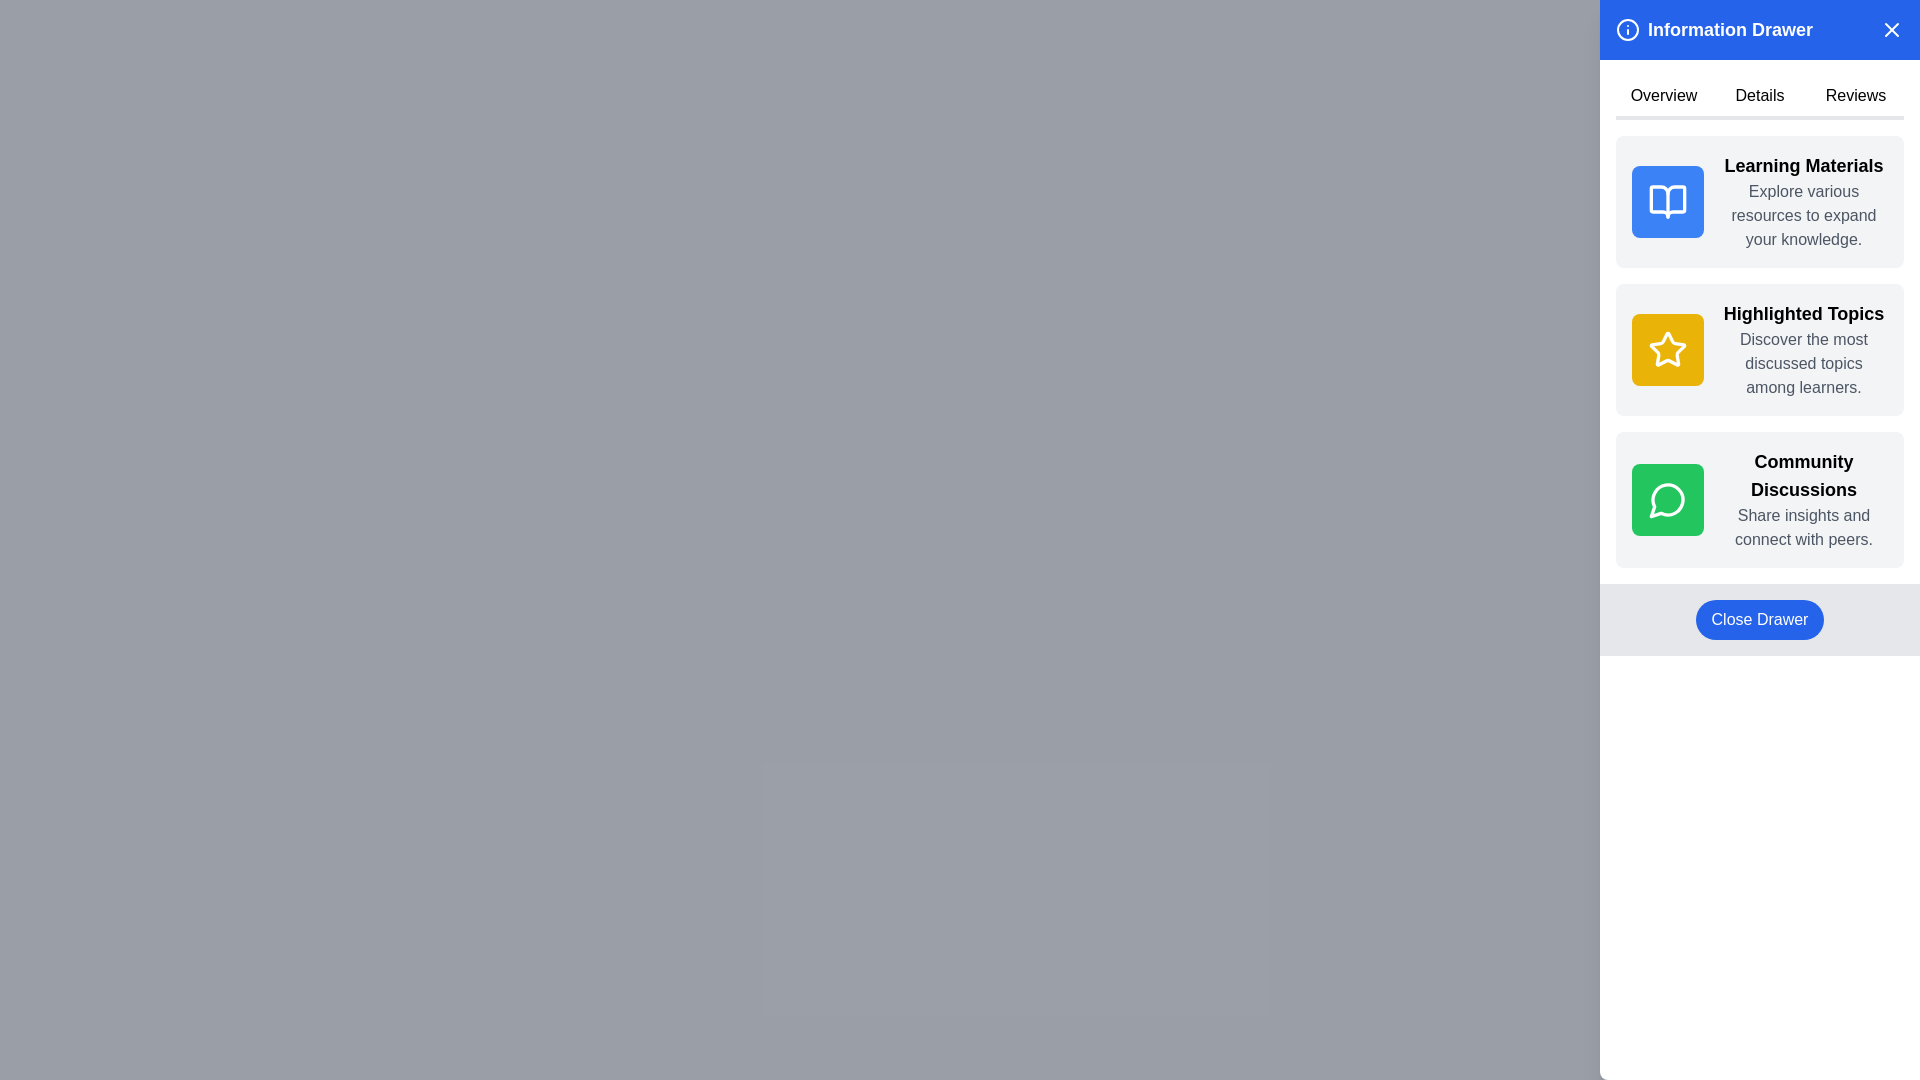 This screenshot has width=1920, height=1080. Describe the element at coordinates (1668, 201) in the screenshot. I see `the blue square button with rounded corners containing a white book icon in the Information Drawer section` at that location.